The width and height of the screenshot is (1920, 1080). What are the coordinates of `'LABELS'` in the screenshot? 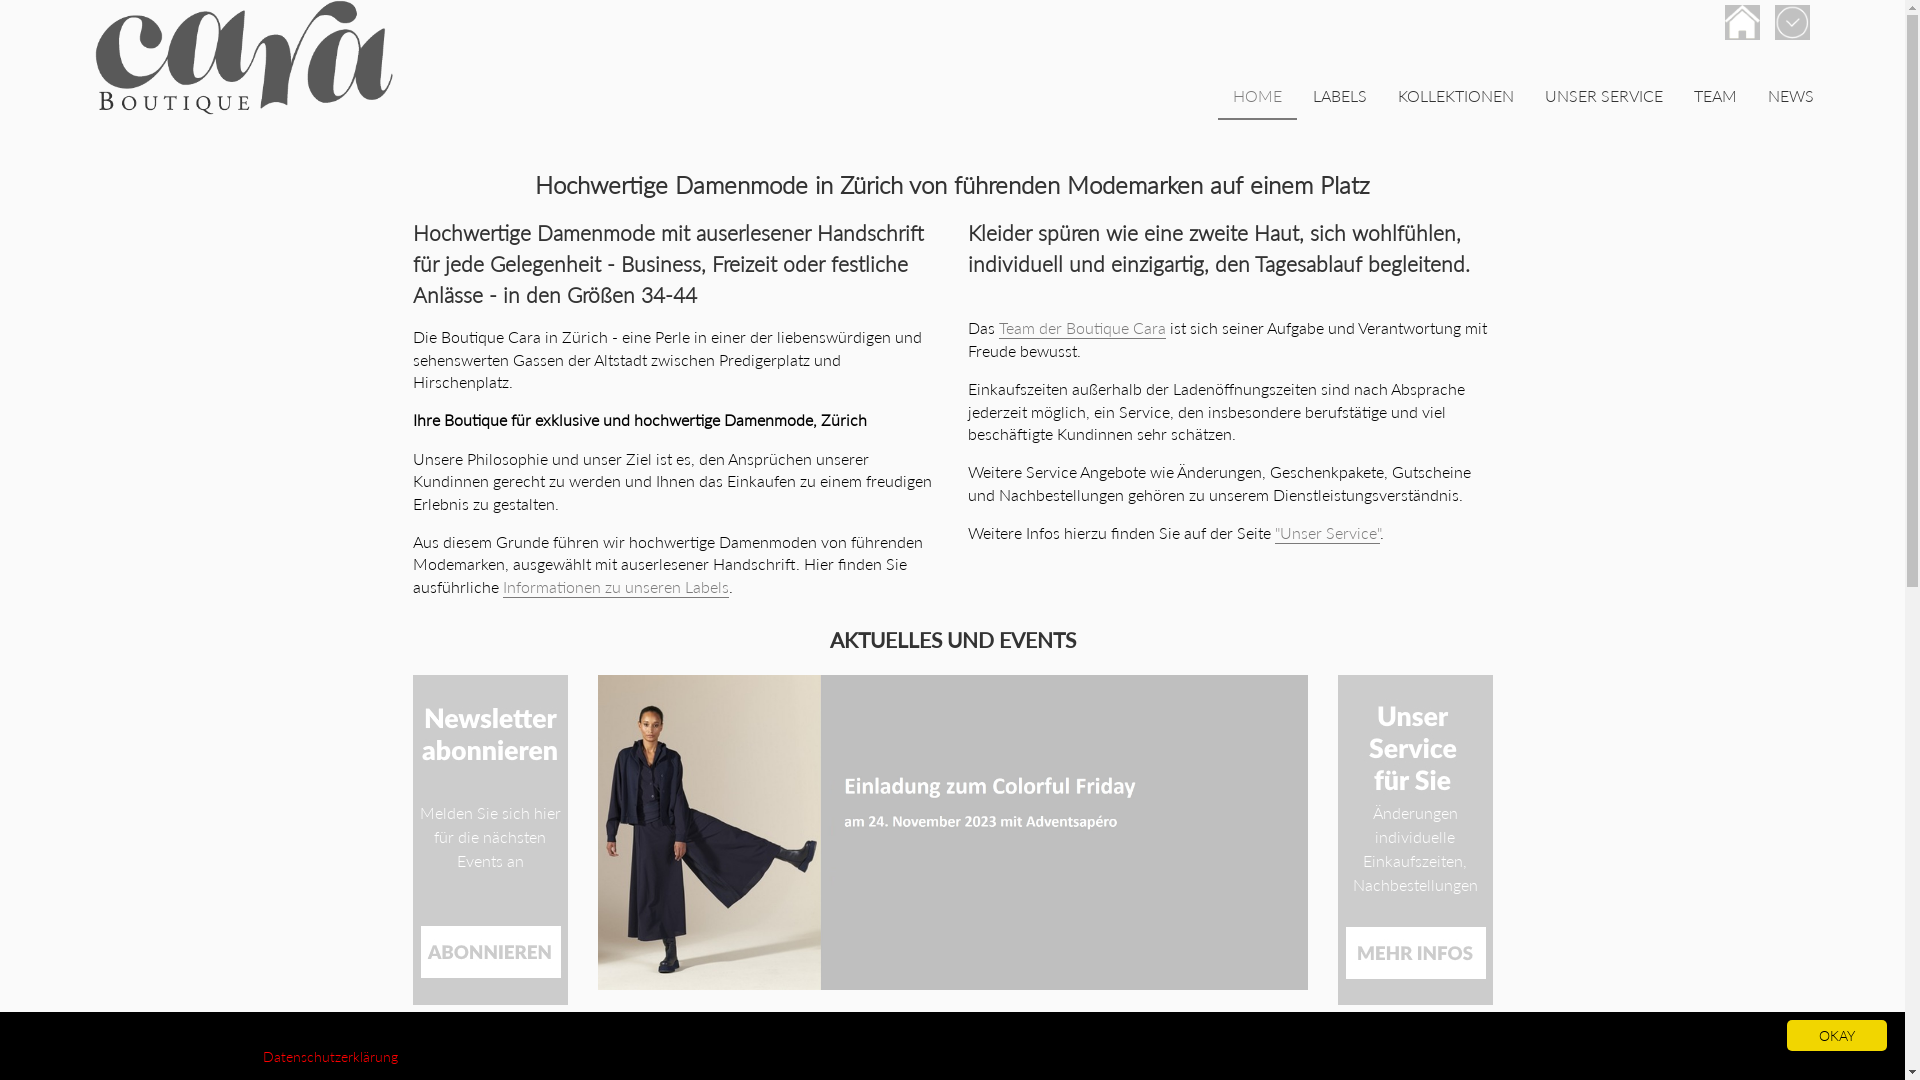 It's located at (1297, 97).